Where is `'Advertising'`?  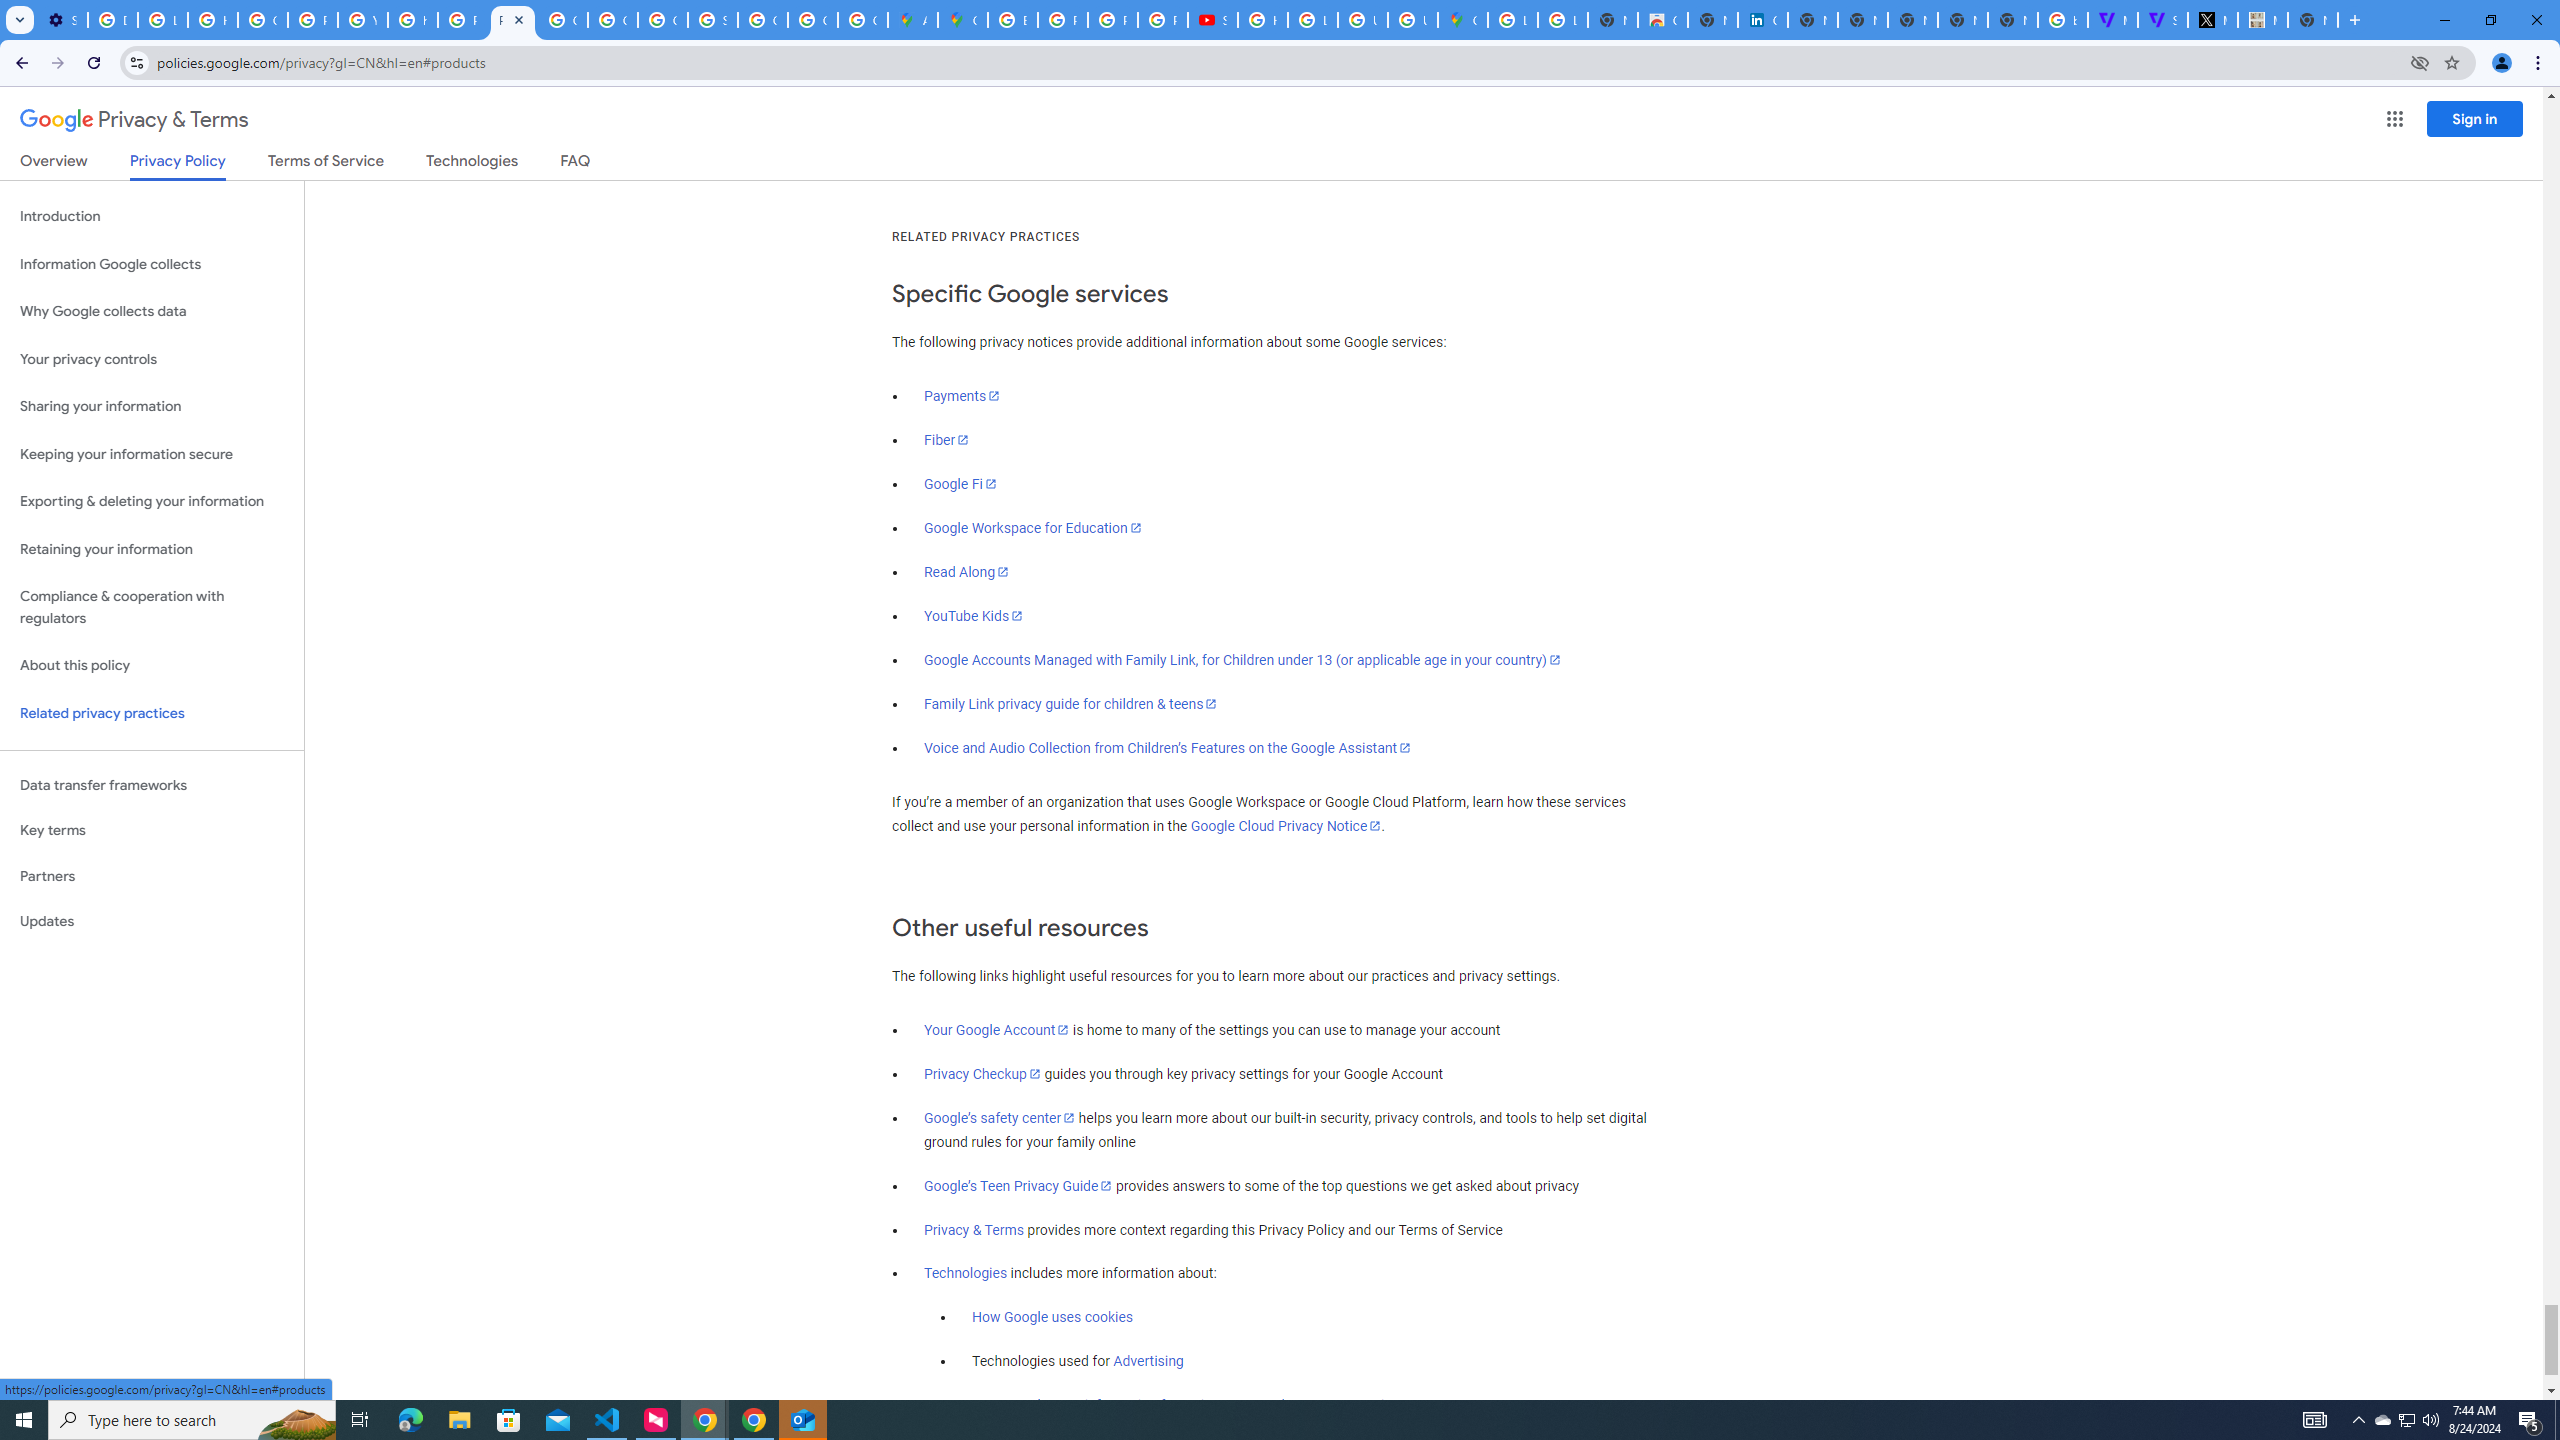
'Advertising' is located at coordinates (1147, 1362).